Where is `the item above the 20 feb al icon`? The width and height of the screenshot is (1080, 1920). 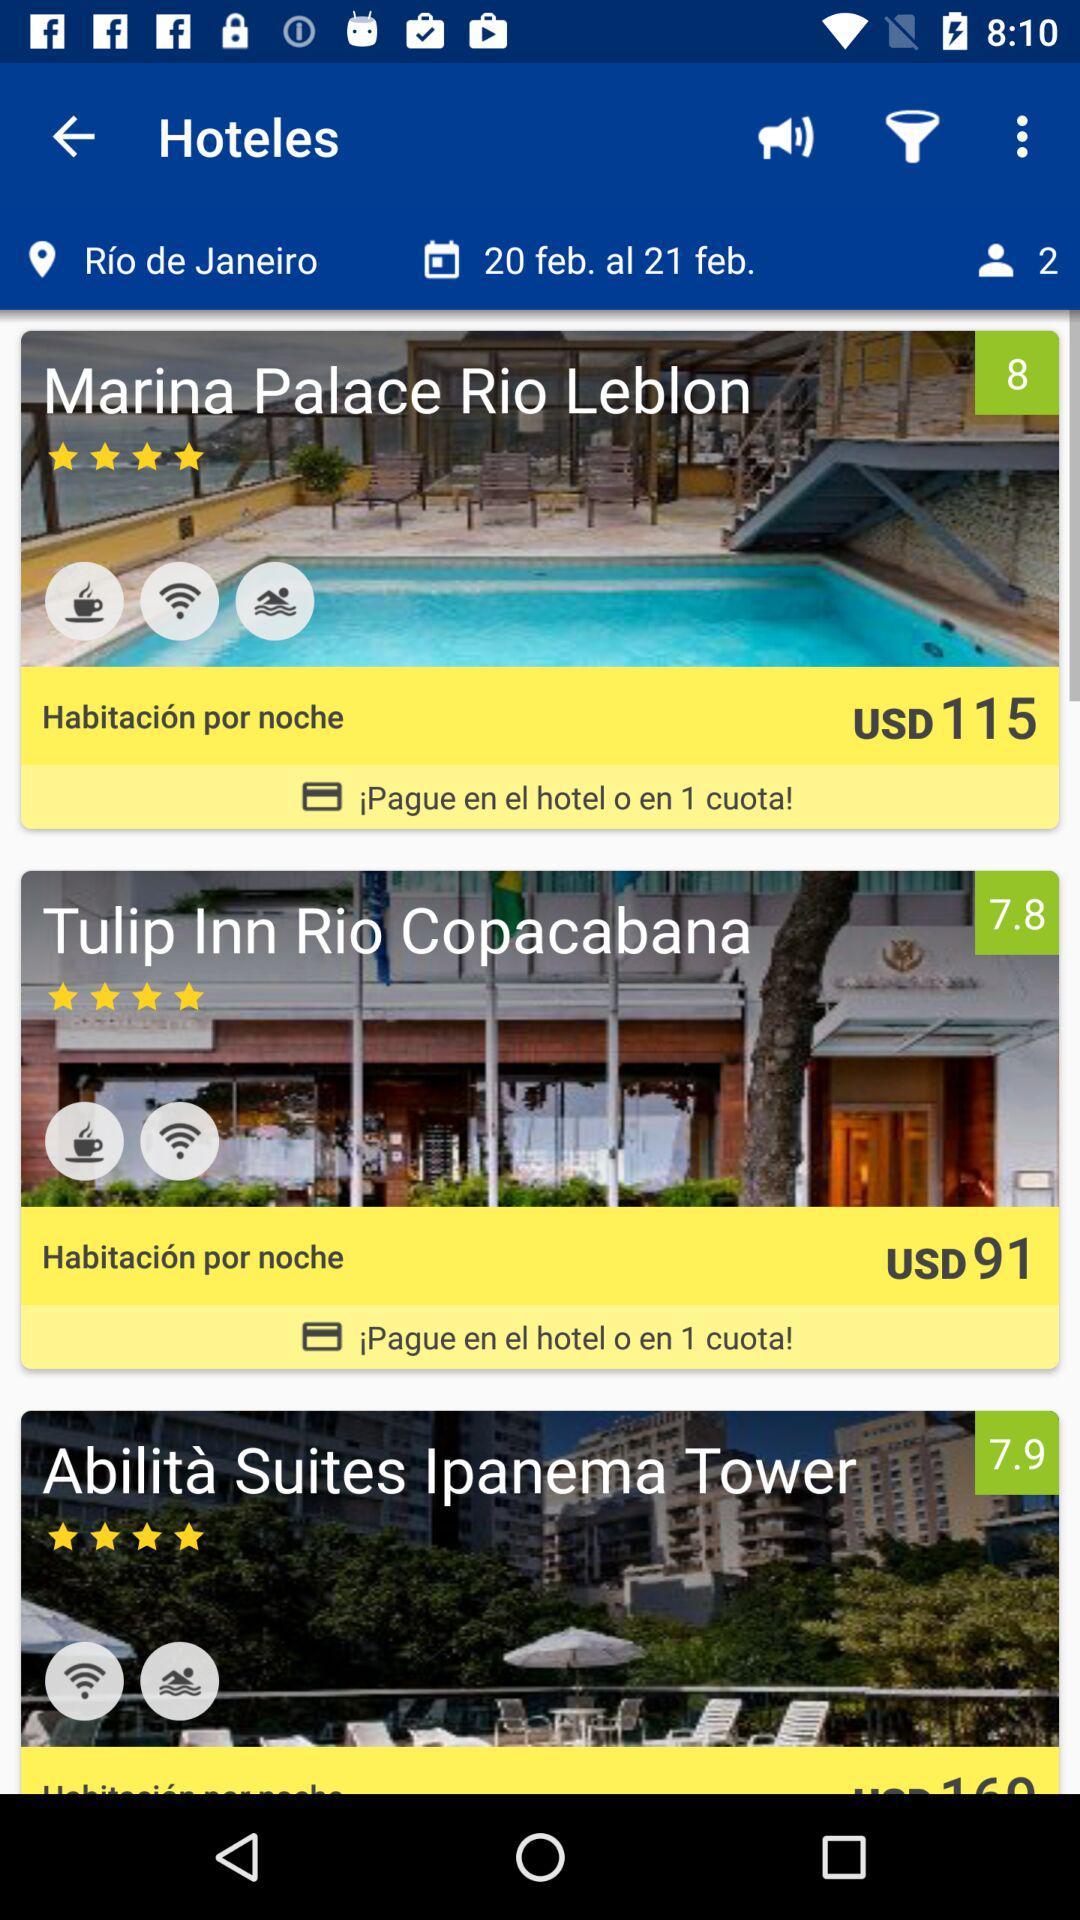 the item above the 20 feb al icon is located at coordinates (785, 135).